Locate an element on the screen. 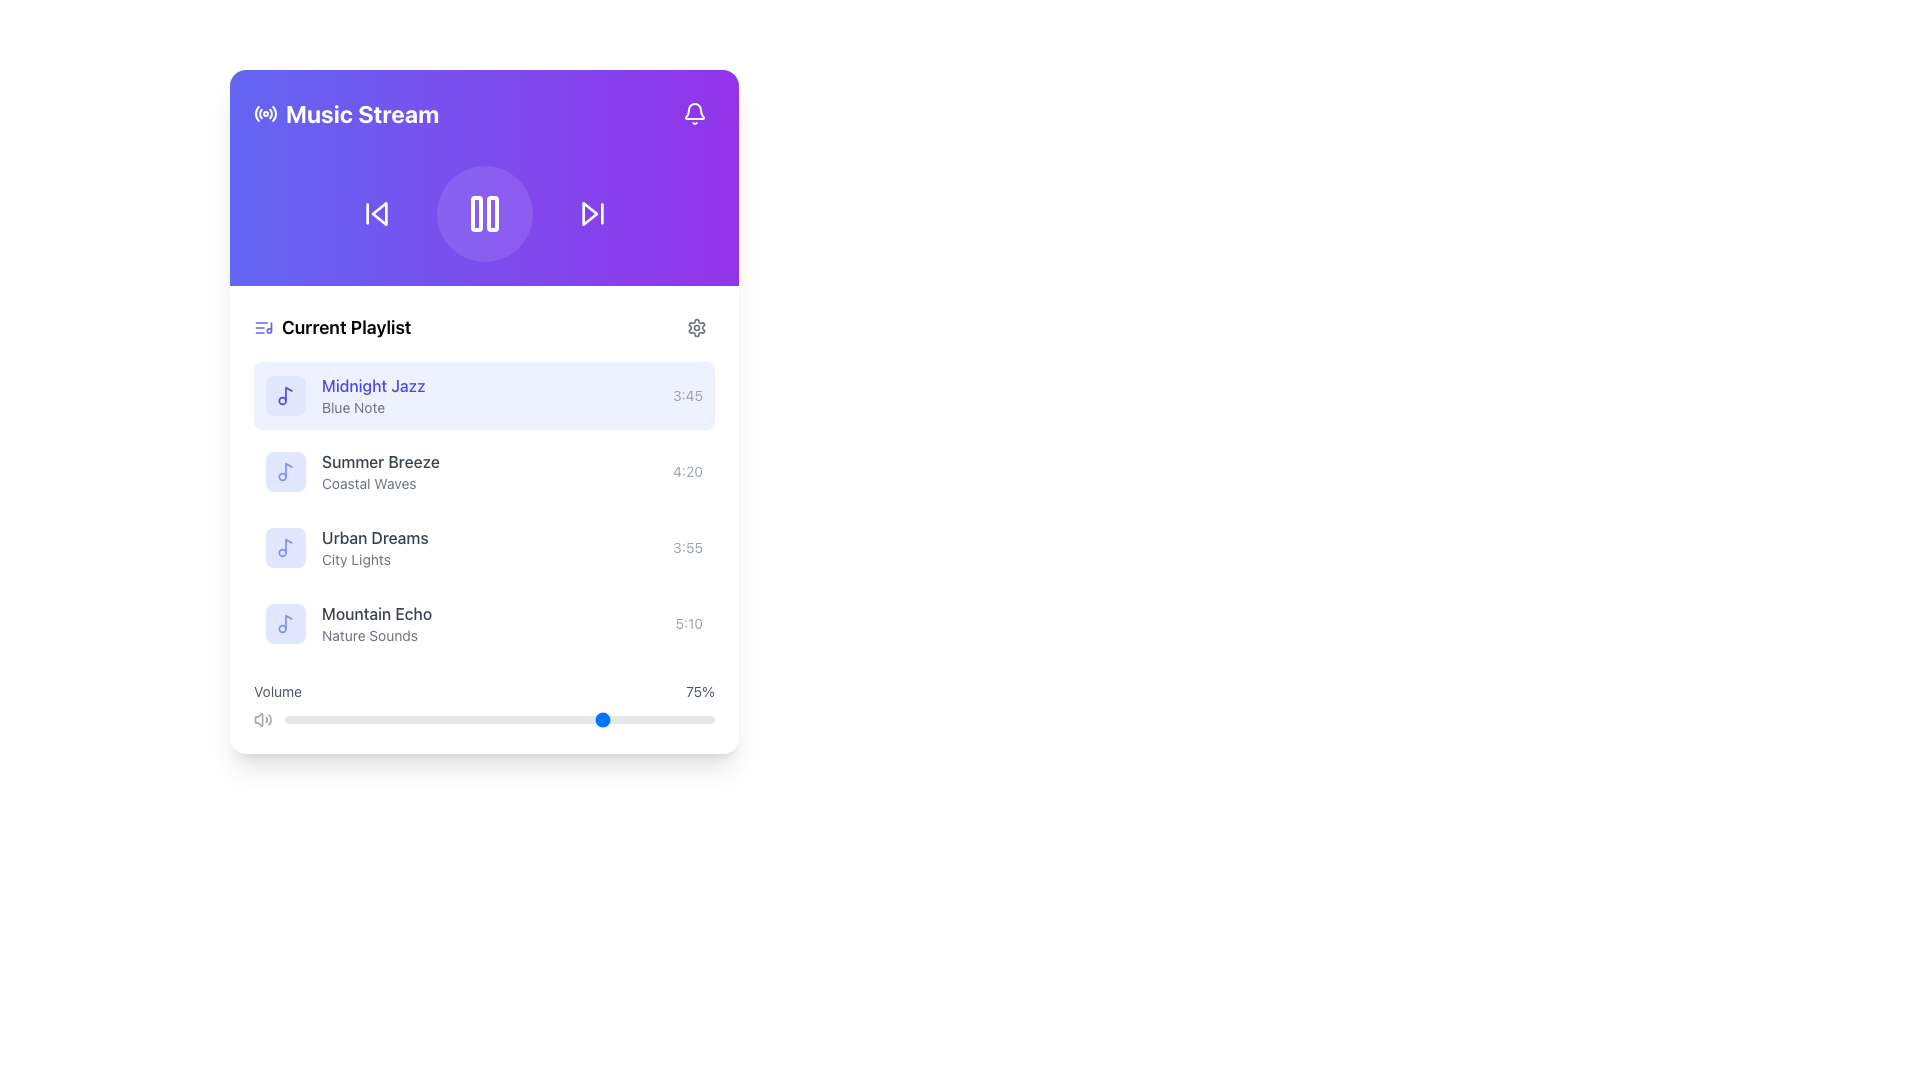 This screenshot has width=1920, height=1080. the backward skip icon button, which is styled in a modern line-art design, to skip to the previous track is located at coordinates (376, 213).